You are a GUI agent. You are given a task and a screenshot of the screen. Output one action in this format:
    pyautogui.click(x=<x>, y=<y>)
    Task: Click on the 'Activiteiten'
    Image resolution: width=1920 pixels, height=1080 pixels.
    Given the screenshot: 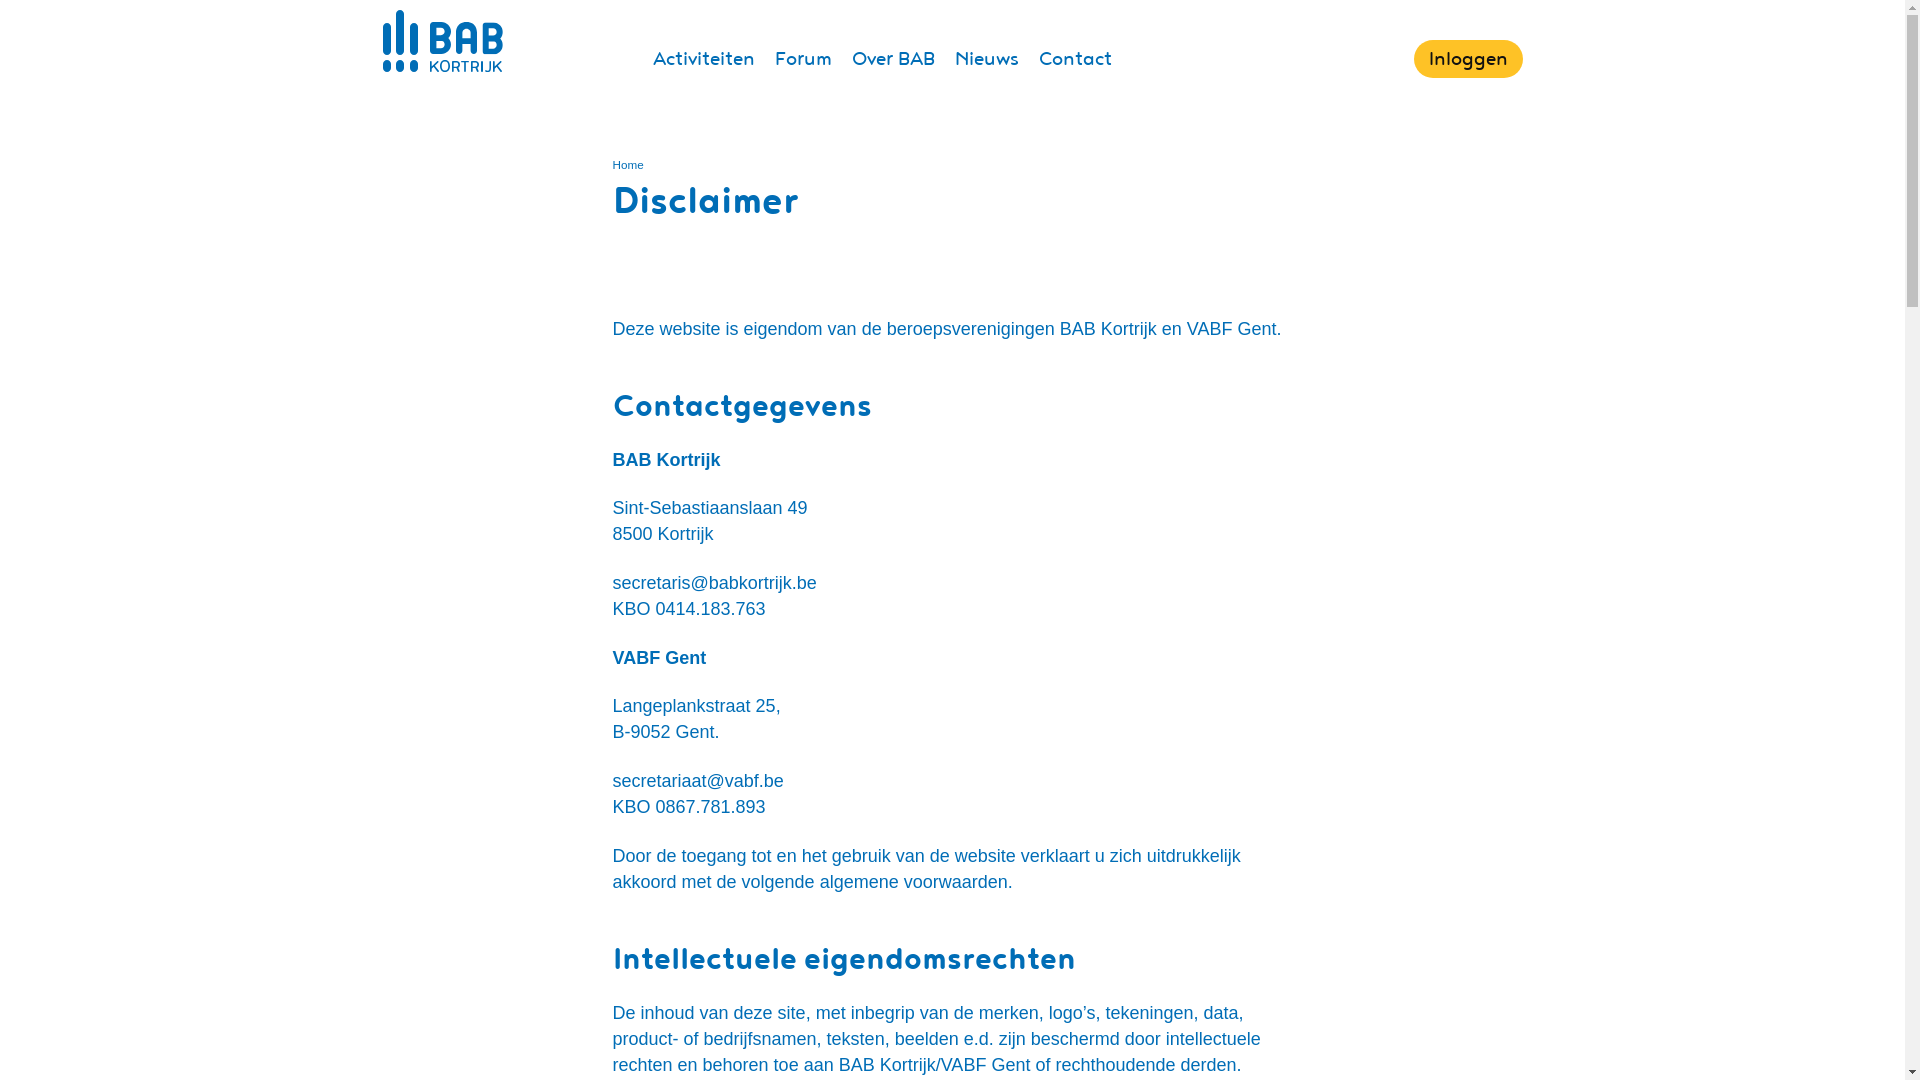 What is the action you would take?
    pyautogui.click(x=702, y=57)
    